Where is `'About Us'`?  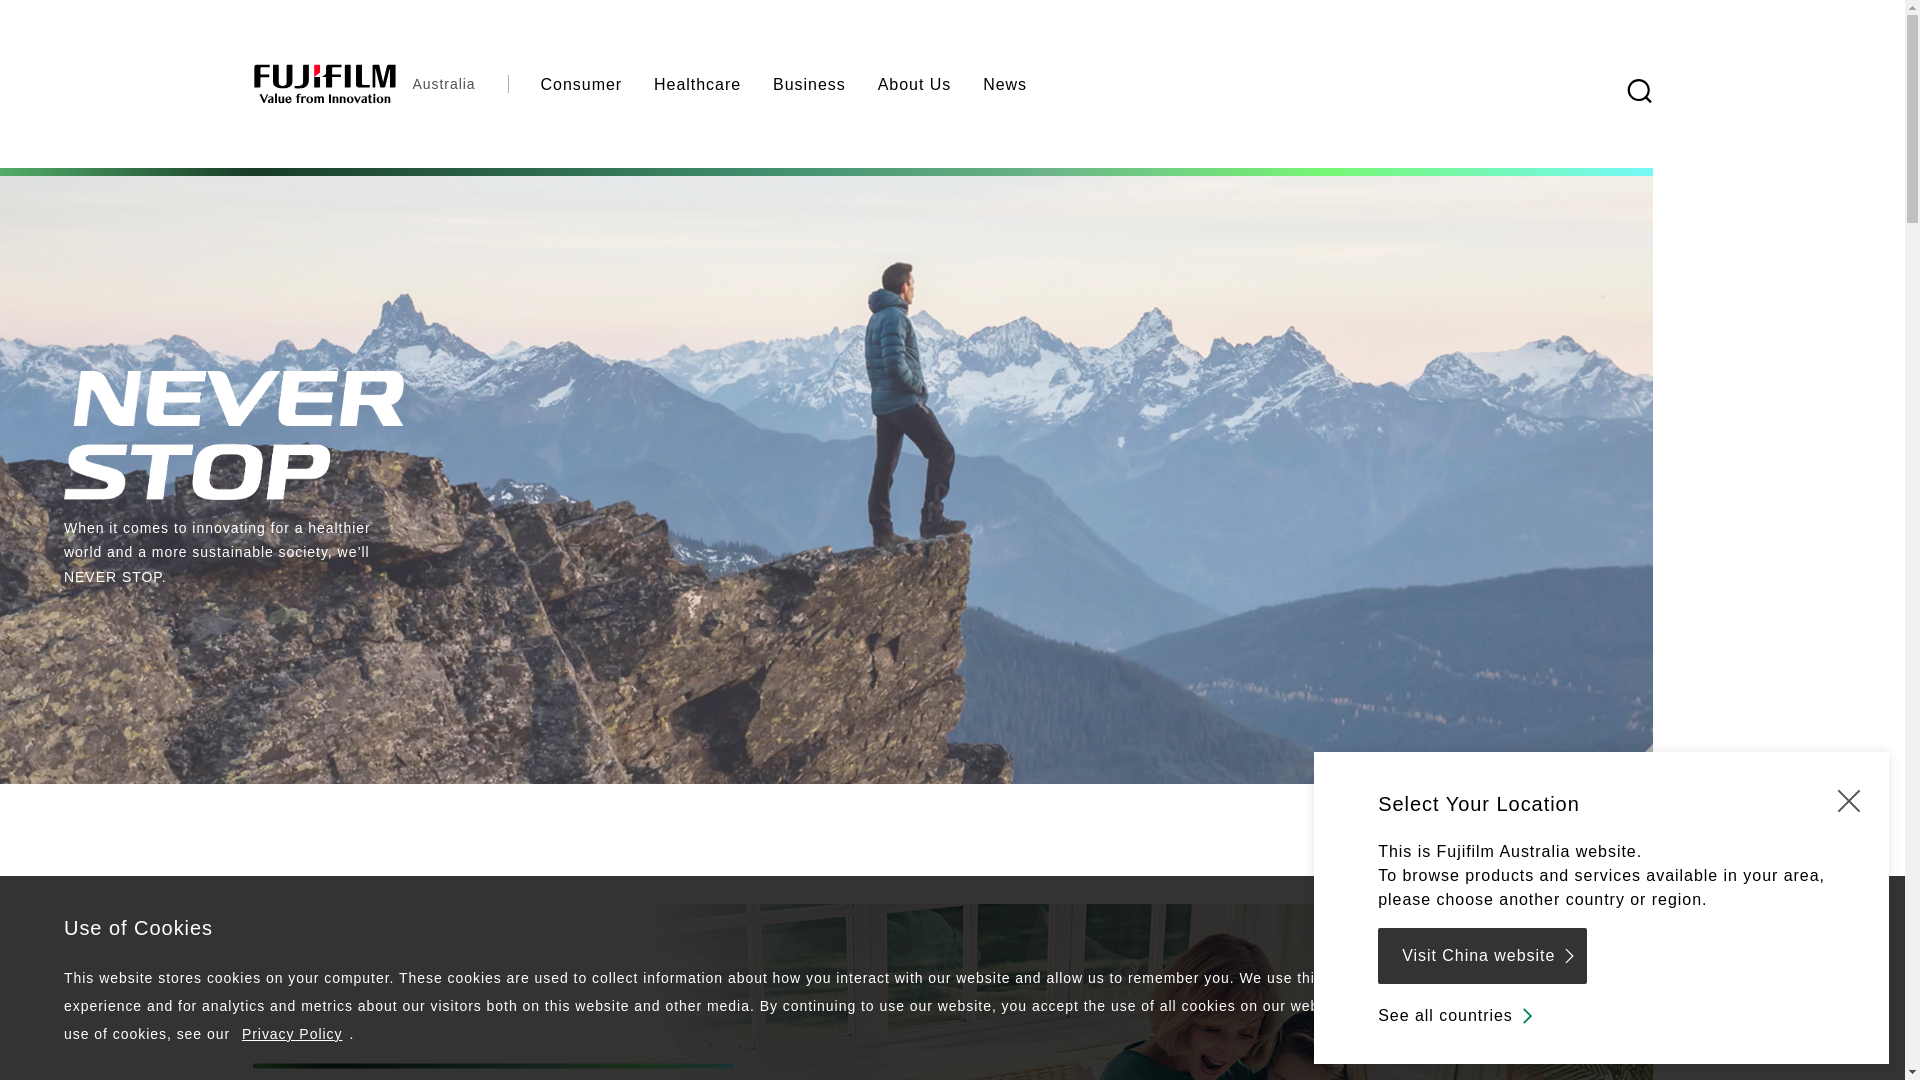 'About Us' is located at coordinates (914, 83).